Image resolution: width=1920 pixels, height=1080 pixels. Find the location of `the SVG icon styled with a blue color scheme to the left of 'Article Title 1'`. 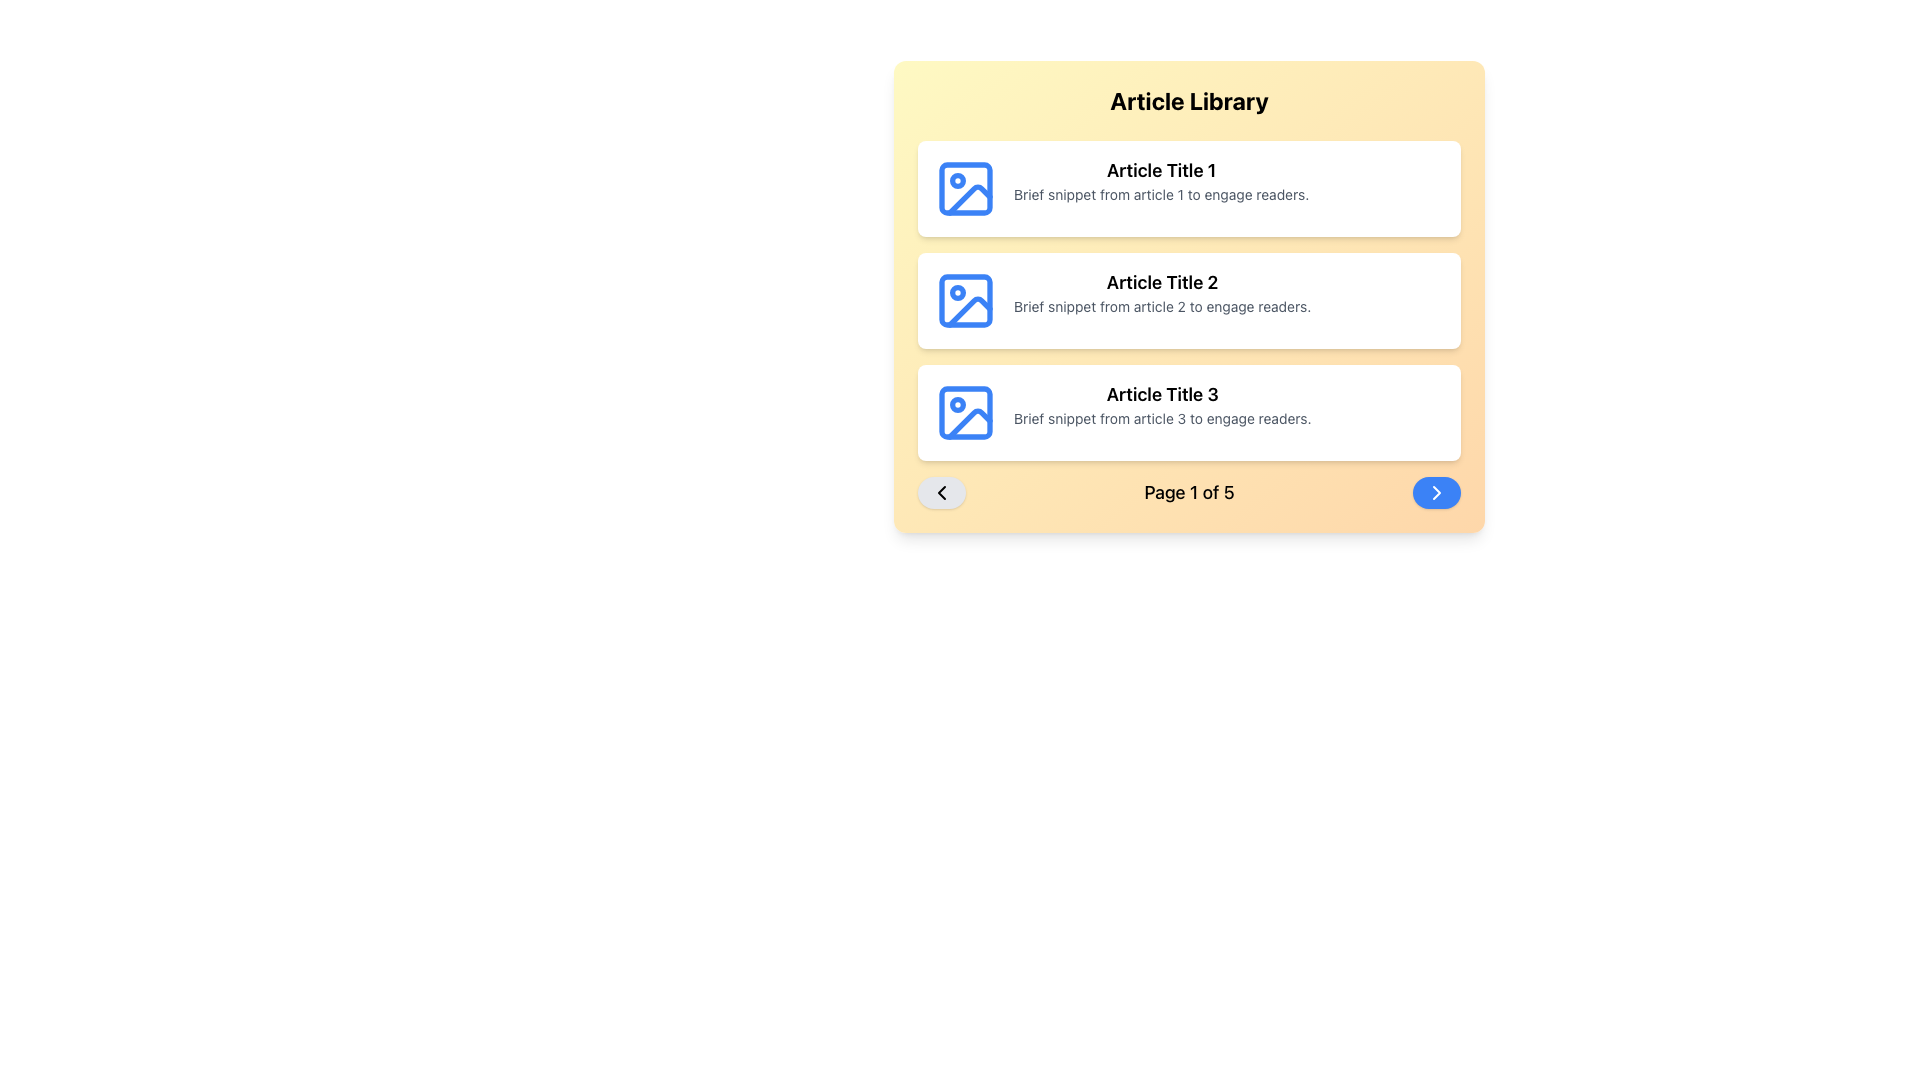

the SVG icon styled with a blue color scheme to the left of 'Article Title 1' is located at coordinates (965, 189).